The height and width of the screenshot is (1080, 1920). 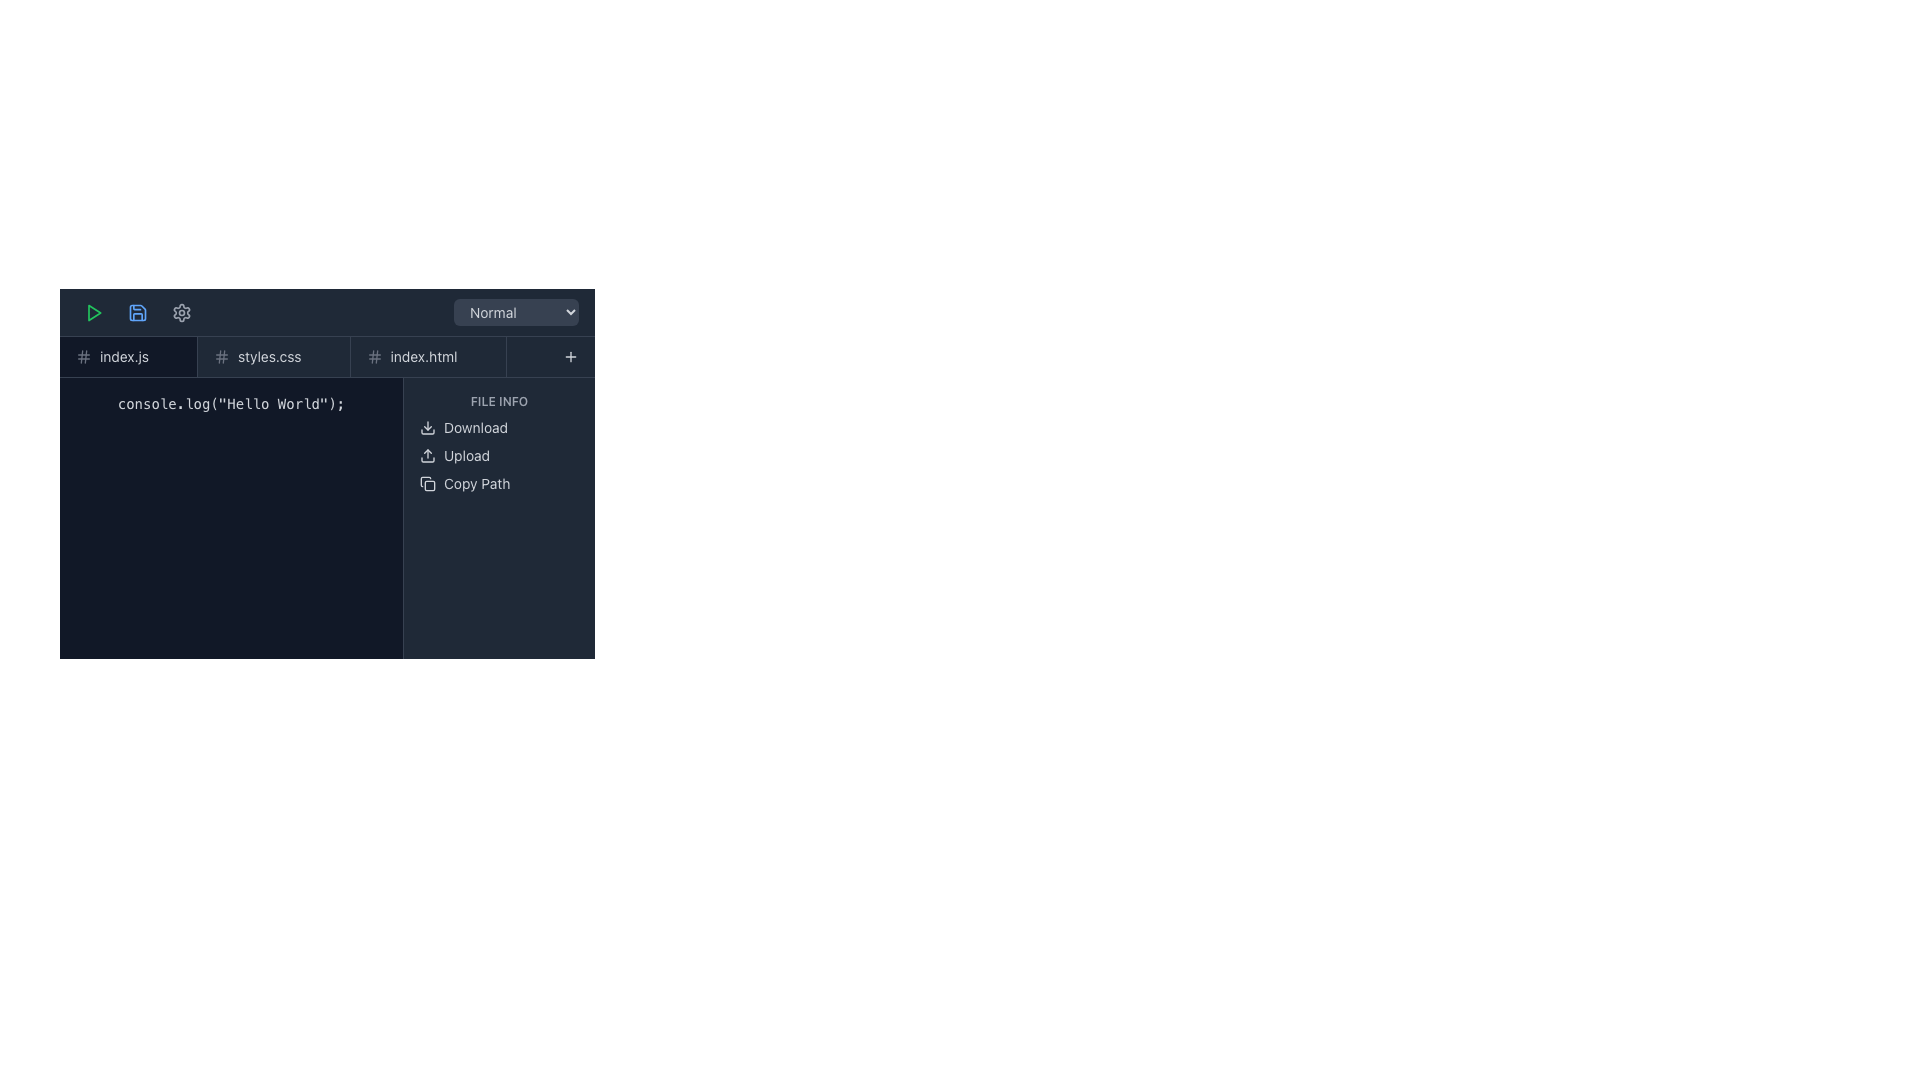 I want to click on the outlined green play icon located in the top-left corner of the interface, so click(x=93, y=312).